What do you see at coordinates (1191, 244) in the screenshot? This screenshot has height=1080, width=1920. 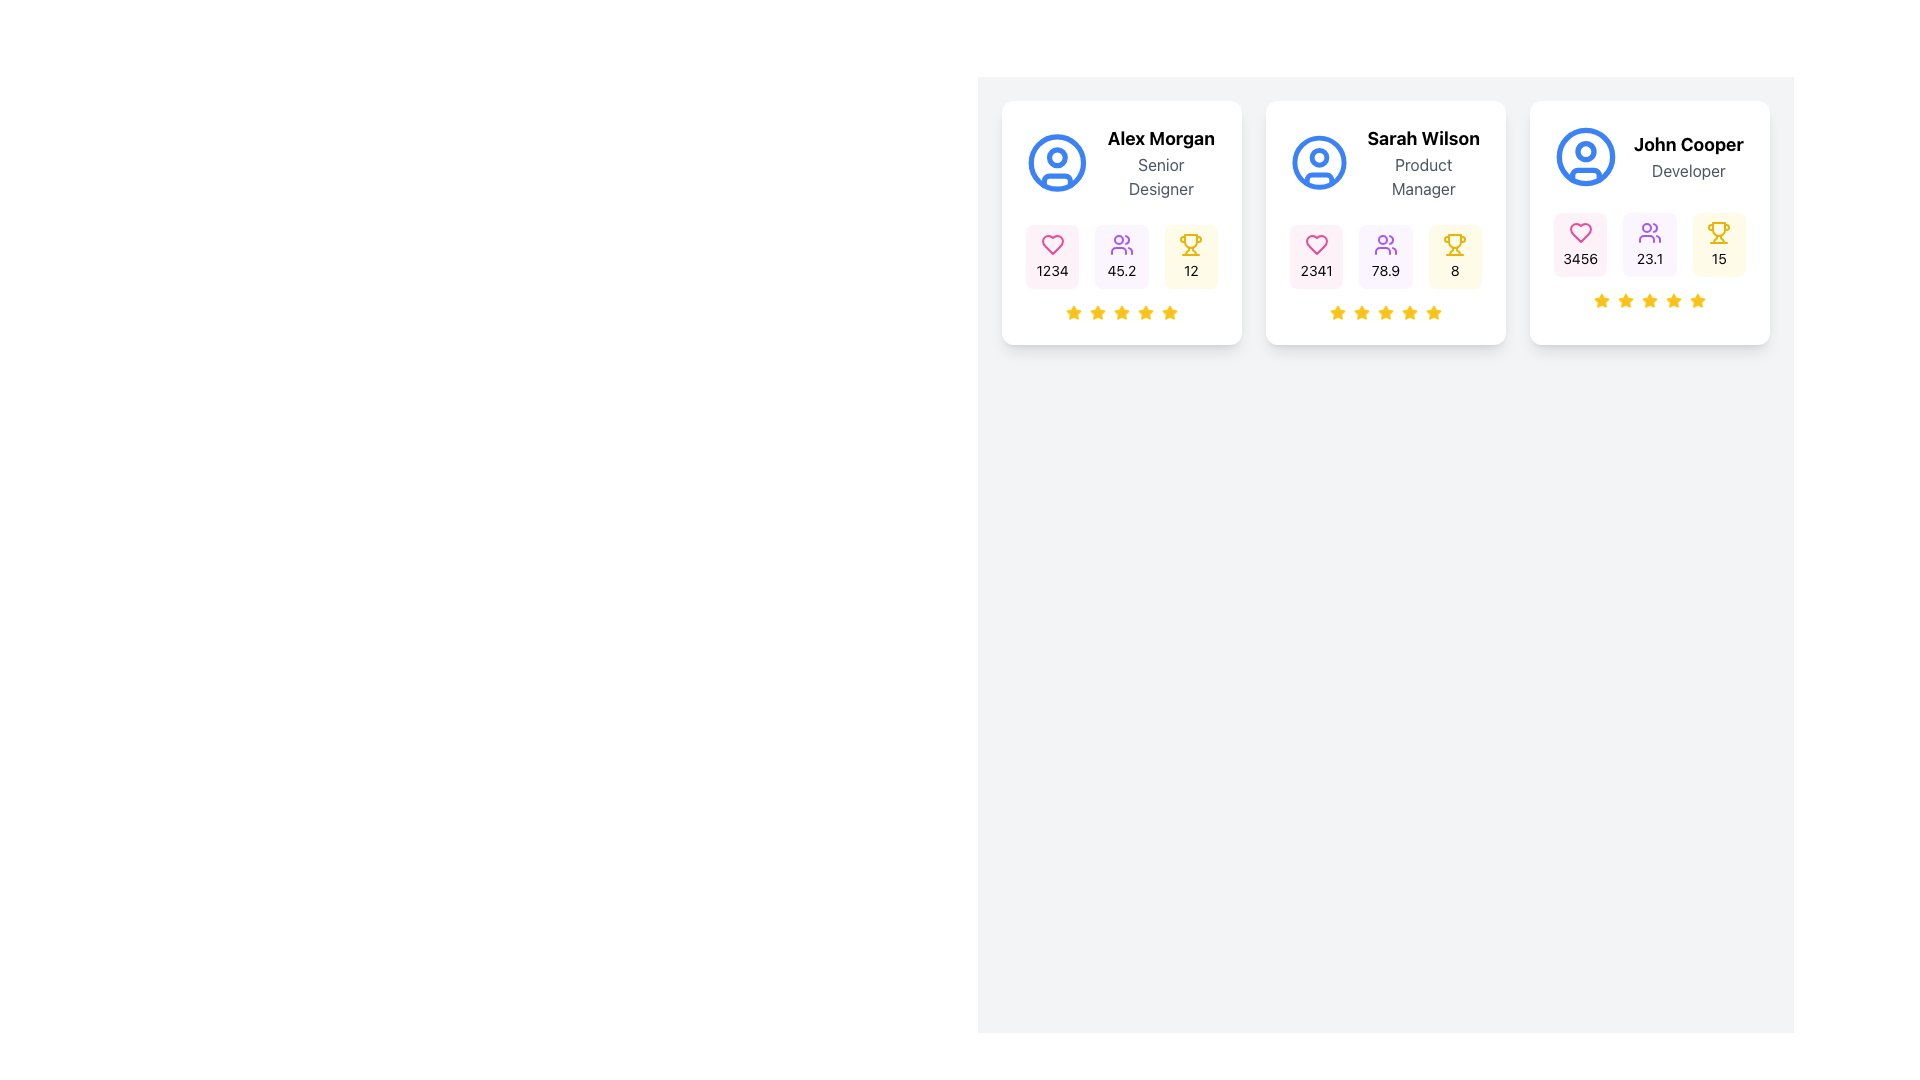 I see `the achievements icon representing the score or count for 'Alex Morgan, Senior Designer'` at bounding box center [1191, 244].